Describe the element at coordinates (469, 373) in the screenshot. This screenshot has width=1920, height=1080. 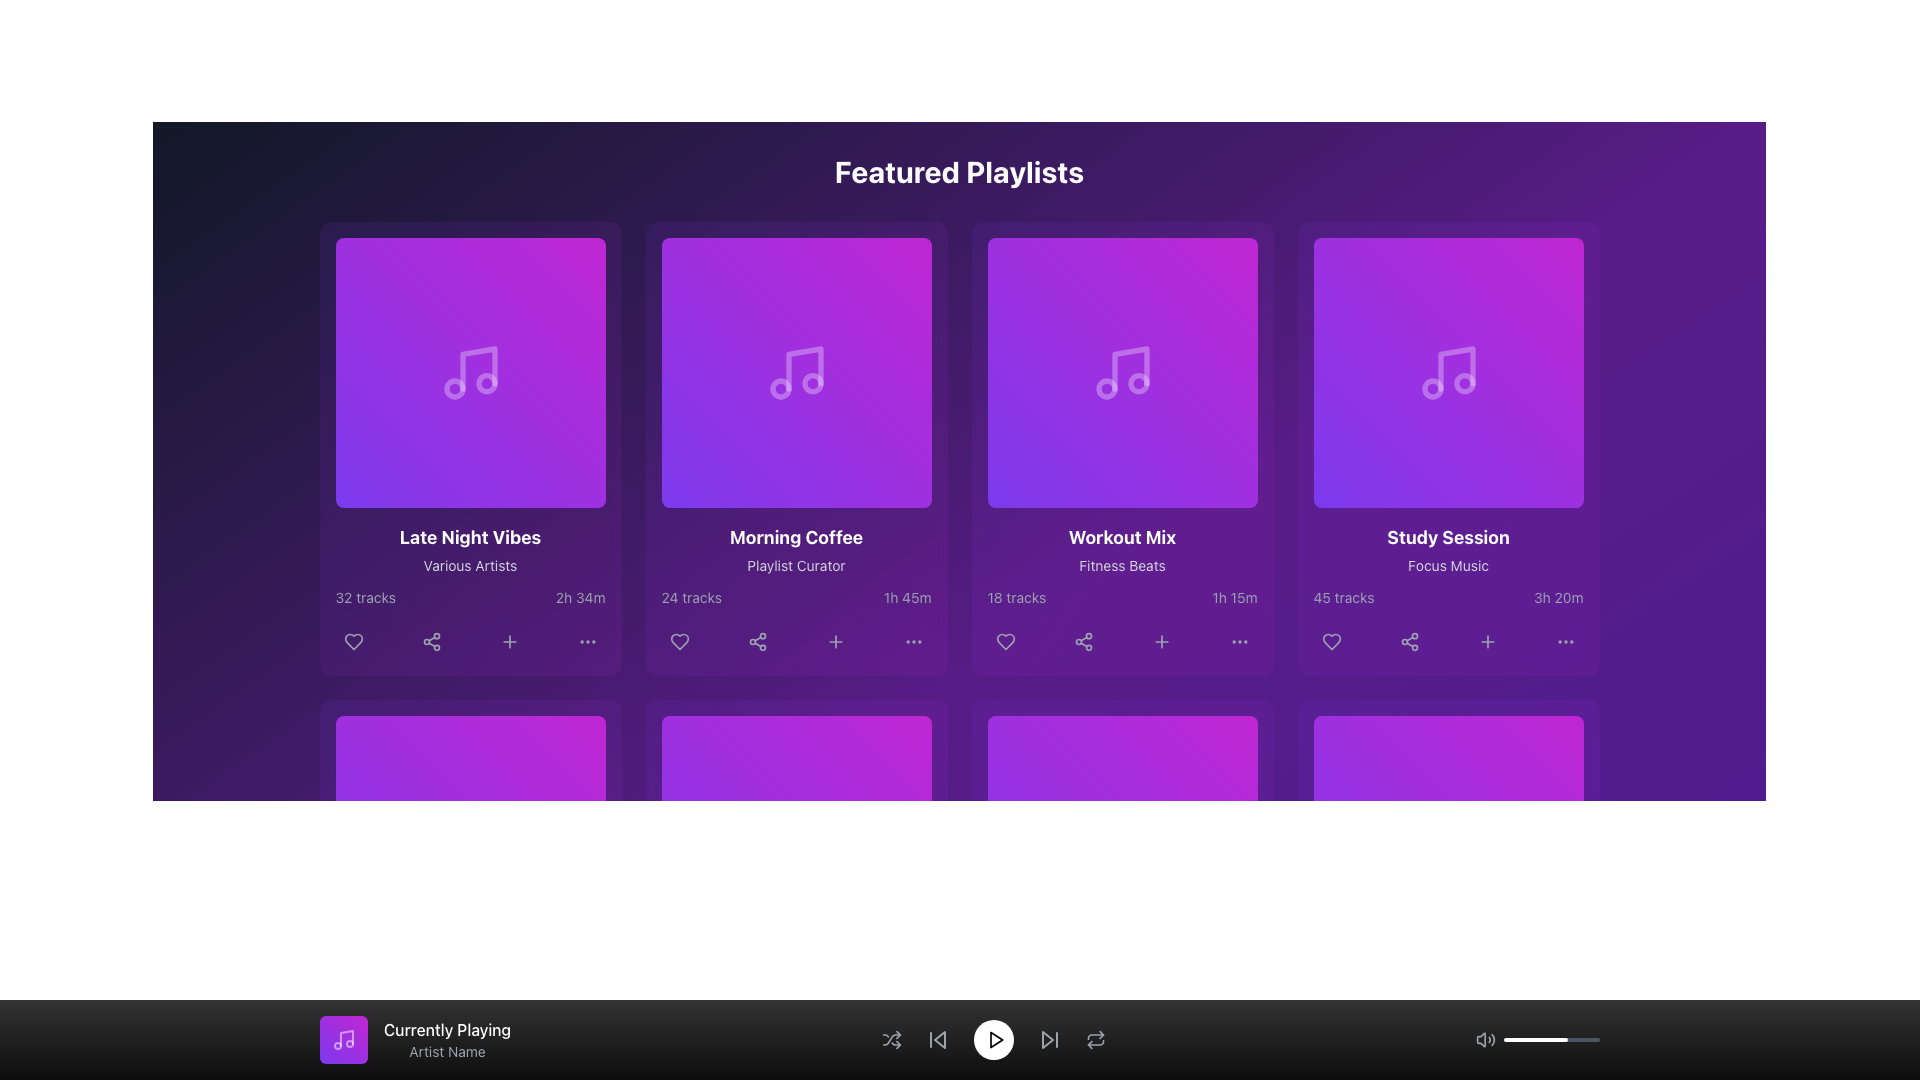
I see `the circular play button centered within the 'Late Night Vibes' playlist card` at that location.